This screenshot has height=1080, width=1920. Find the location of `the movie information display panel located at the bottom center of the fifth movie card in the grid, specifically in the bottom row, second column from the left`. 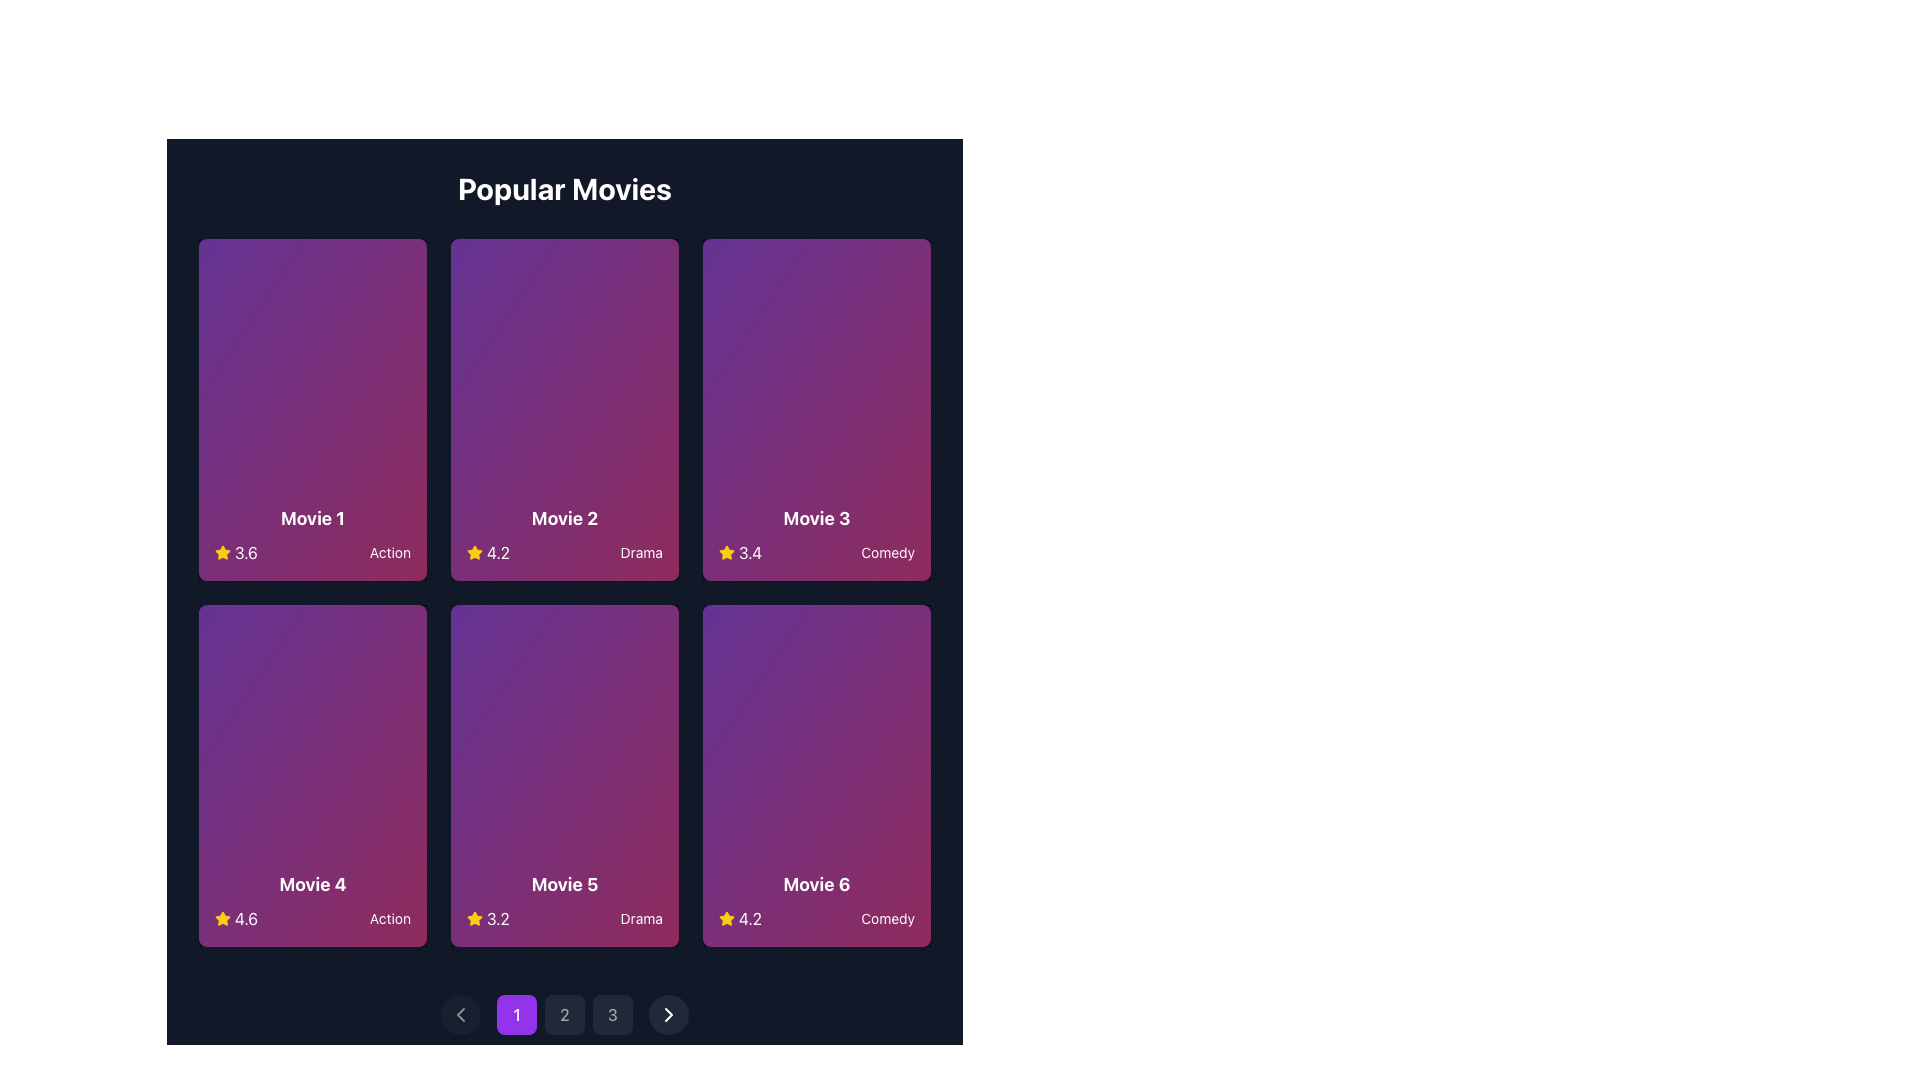

the movie information display panel located at the bottom center of the fifth movie card in the grid, specifically in the bottom row, second column from the left is located at coordinates (564, 901).